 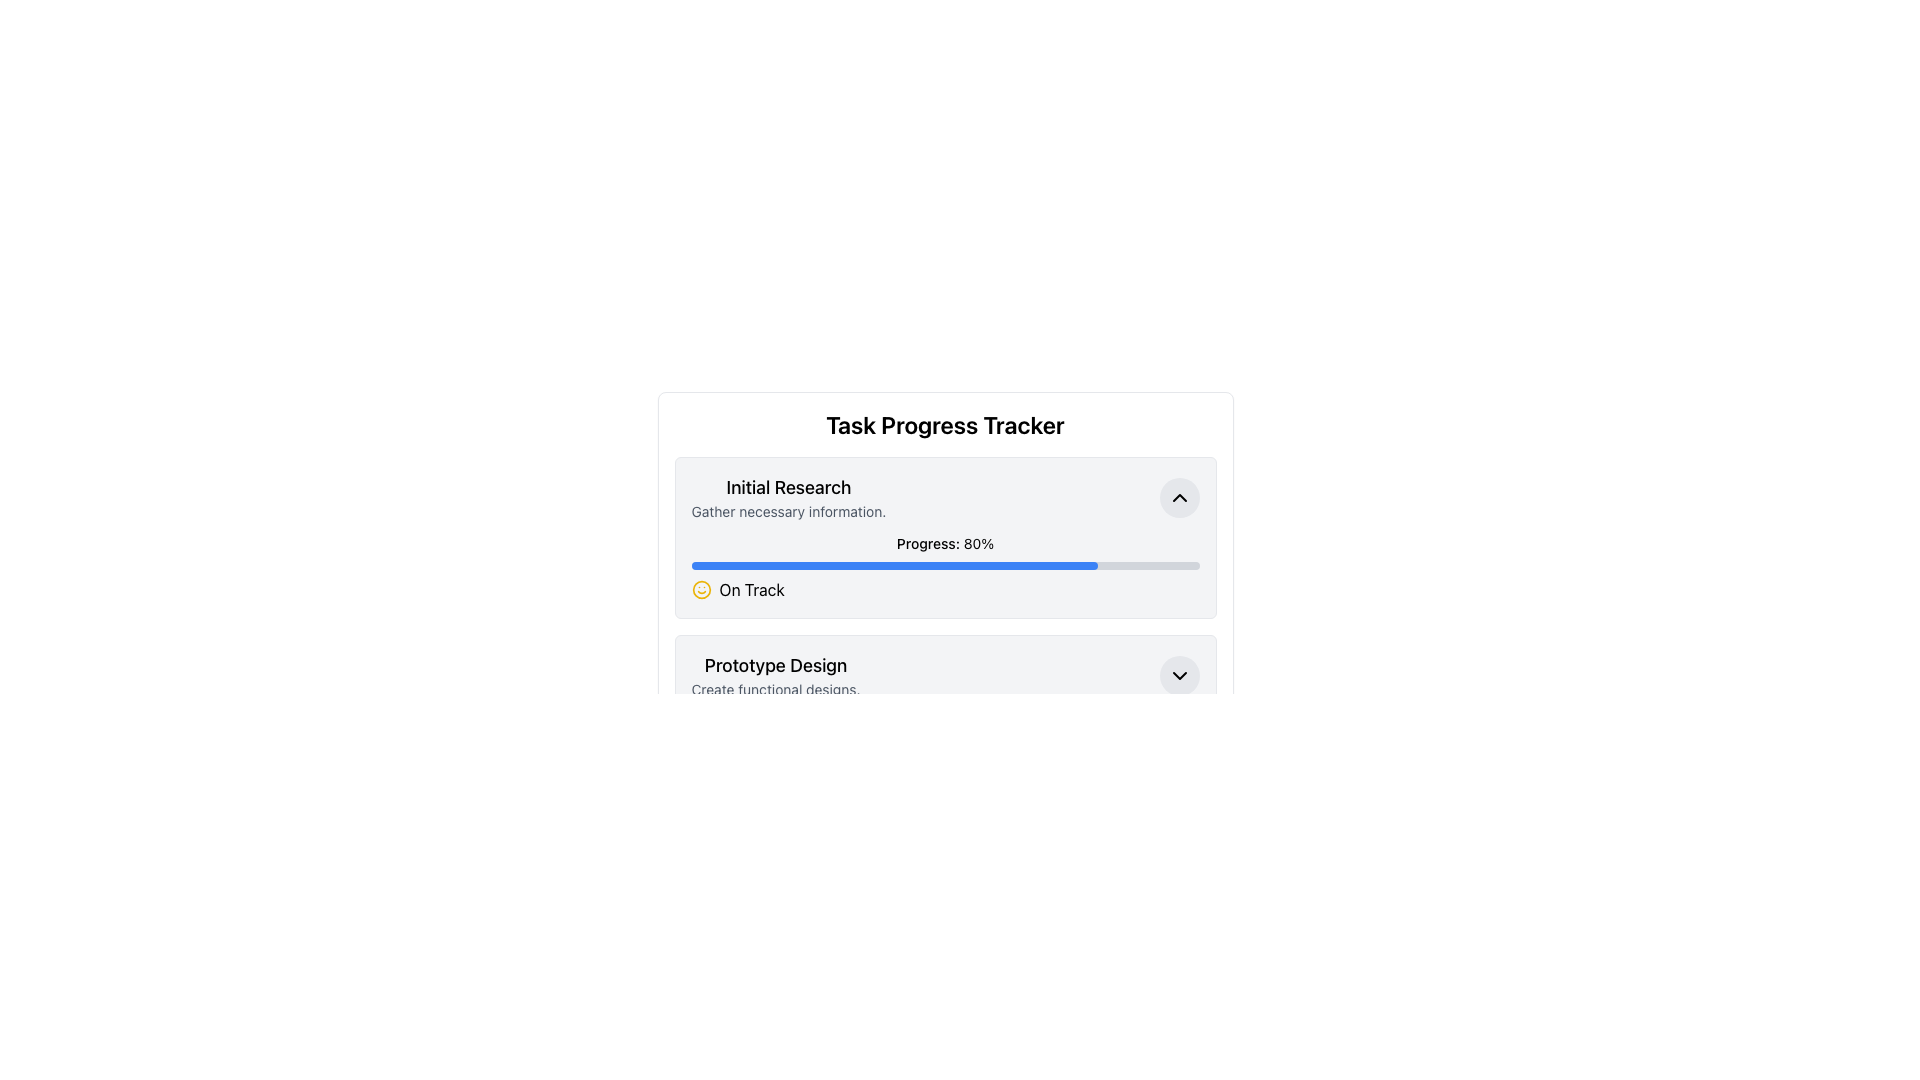 I want to click on the text label that displays 'On Track' accompanied by a yellow smiley icon, located at the bottom of the 'Progress: 80%' section, so click(x=944, y=589).